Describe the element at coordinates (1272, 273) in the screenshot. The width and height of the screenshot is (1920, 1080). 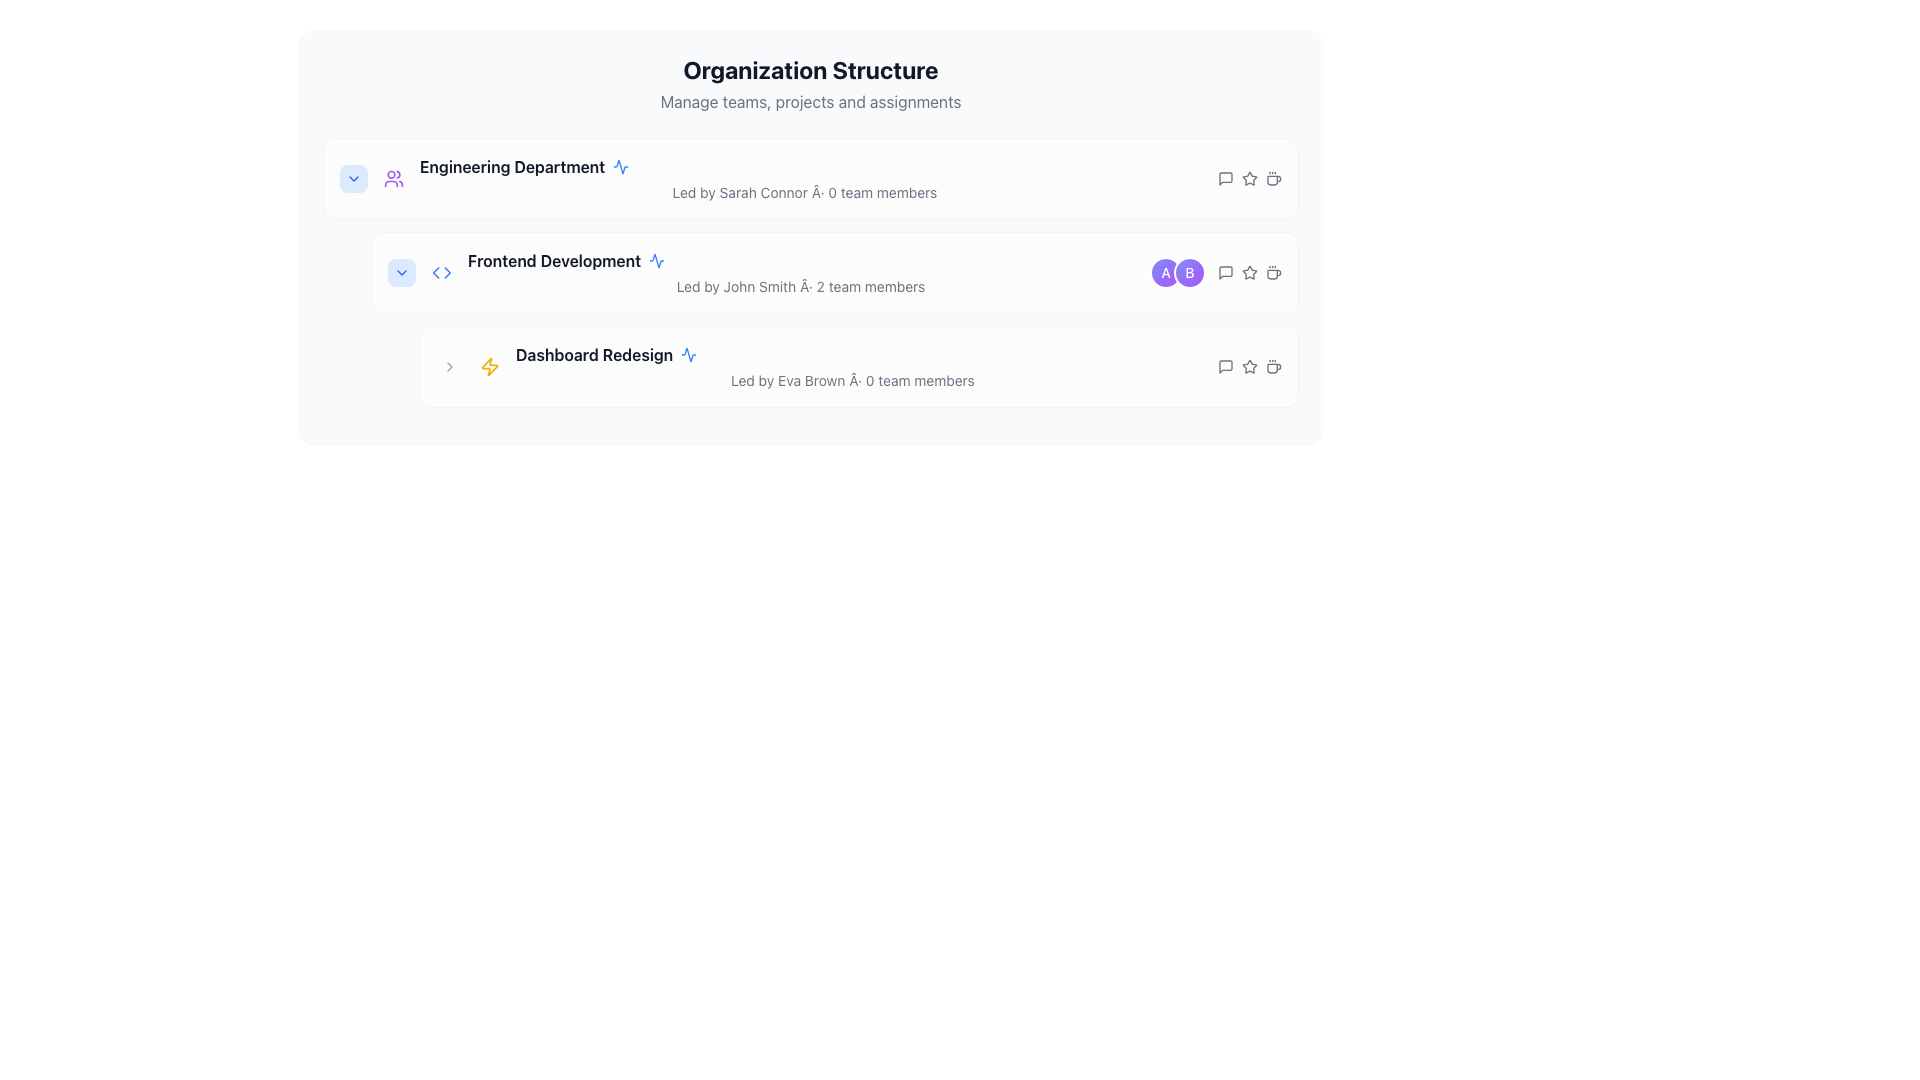
I see `the coffee cup icon with steam, located in the 'Frontend Development' section of the 'Organization Structure', which is the last icon following the star icon` at that location.